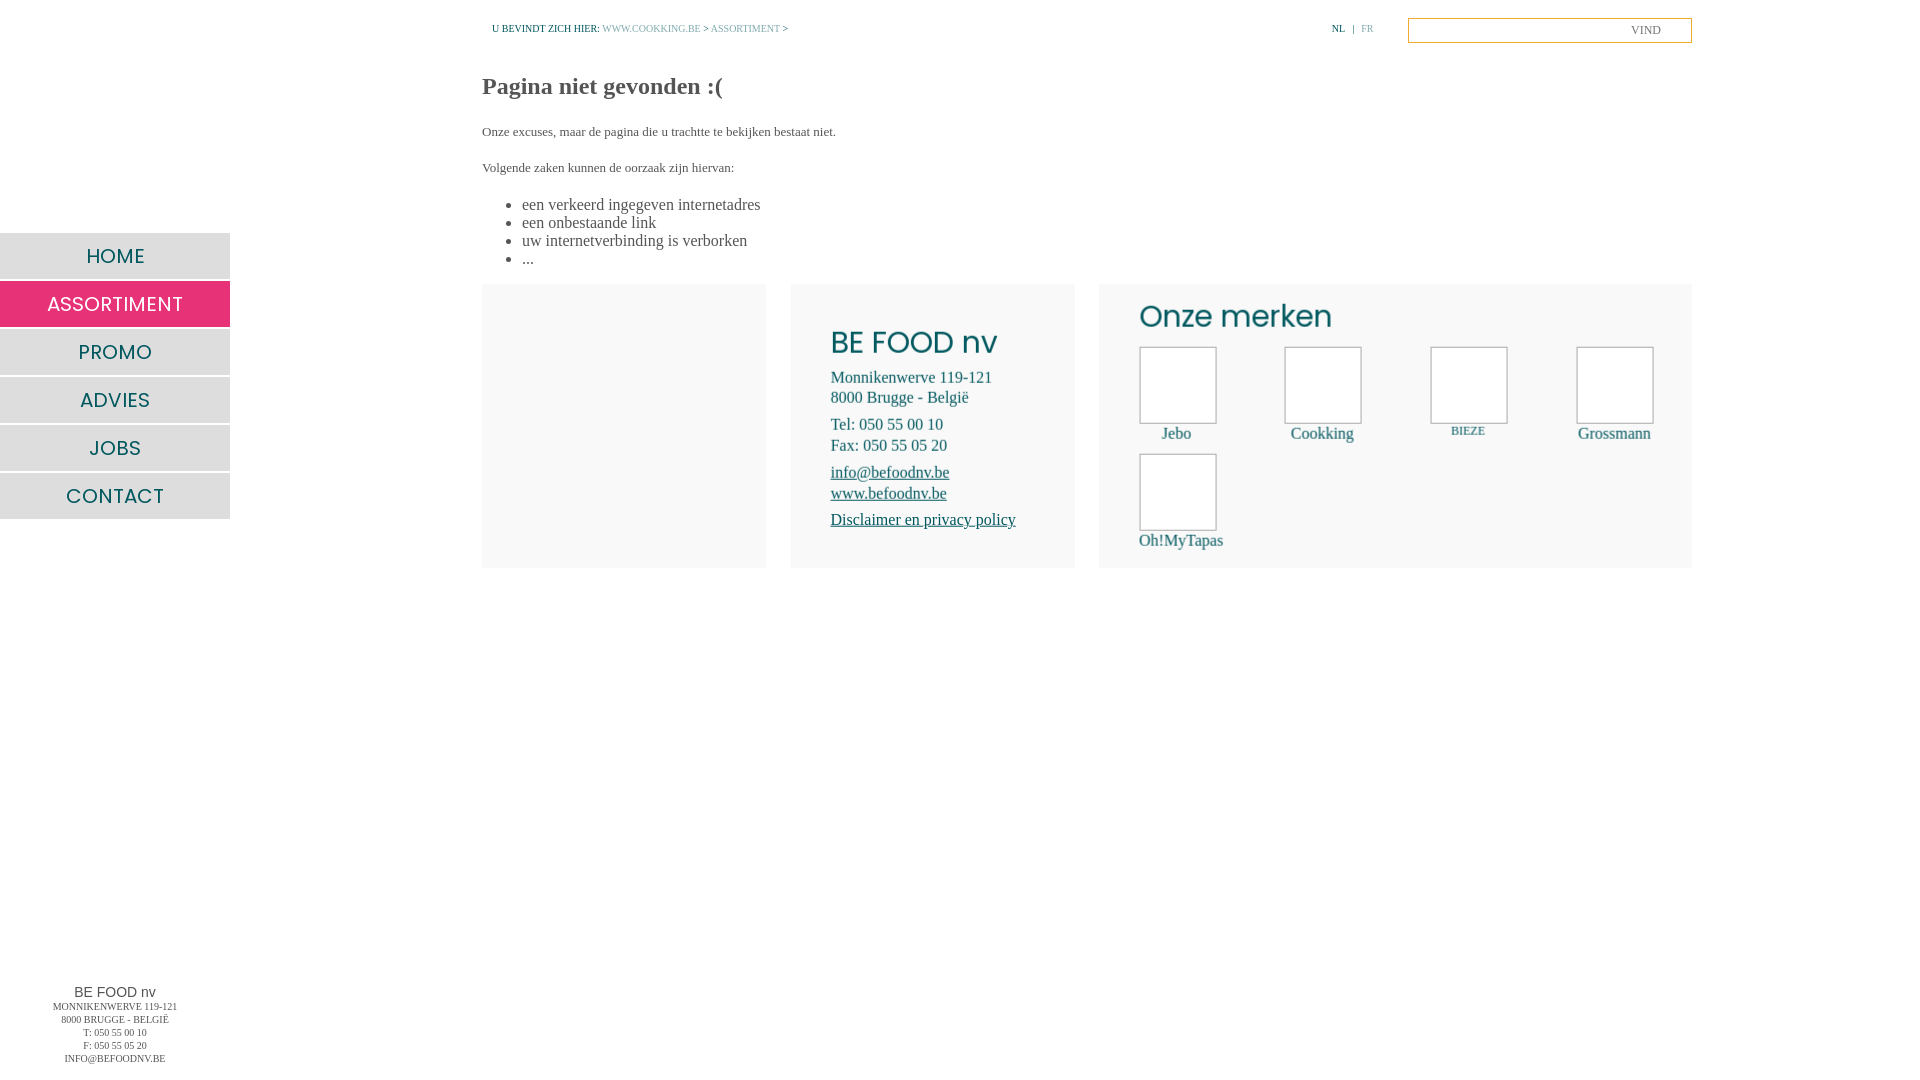 This screenshot has height=1080, width=1920. I want to click on ' Jebo', so click(1176, 394).